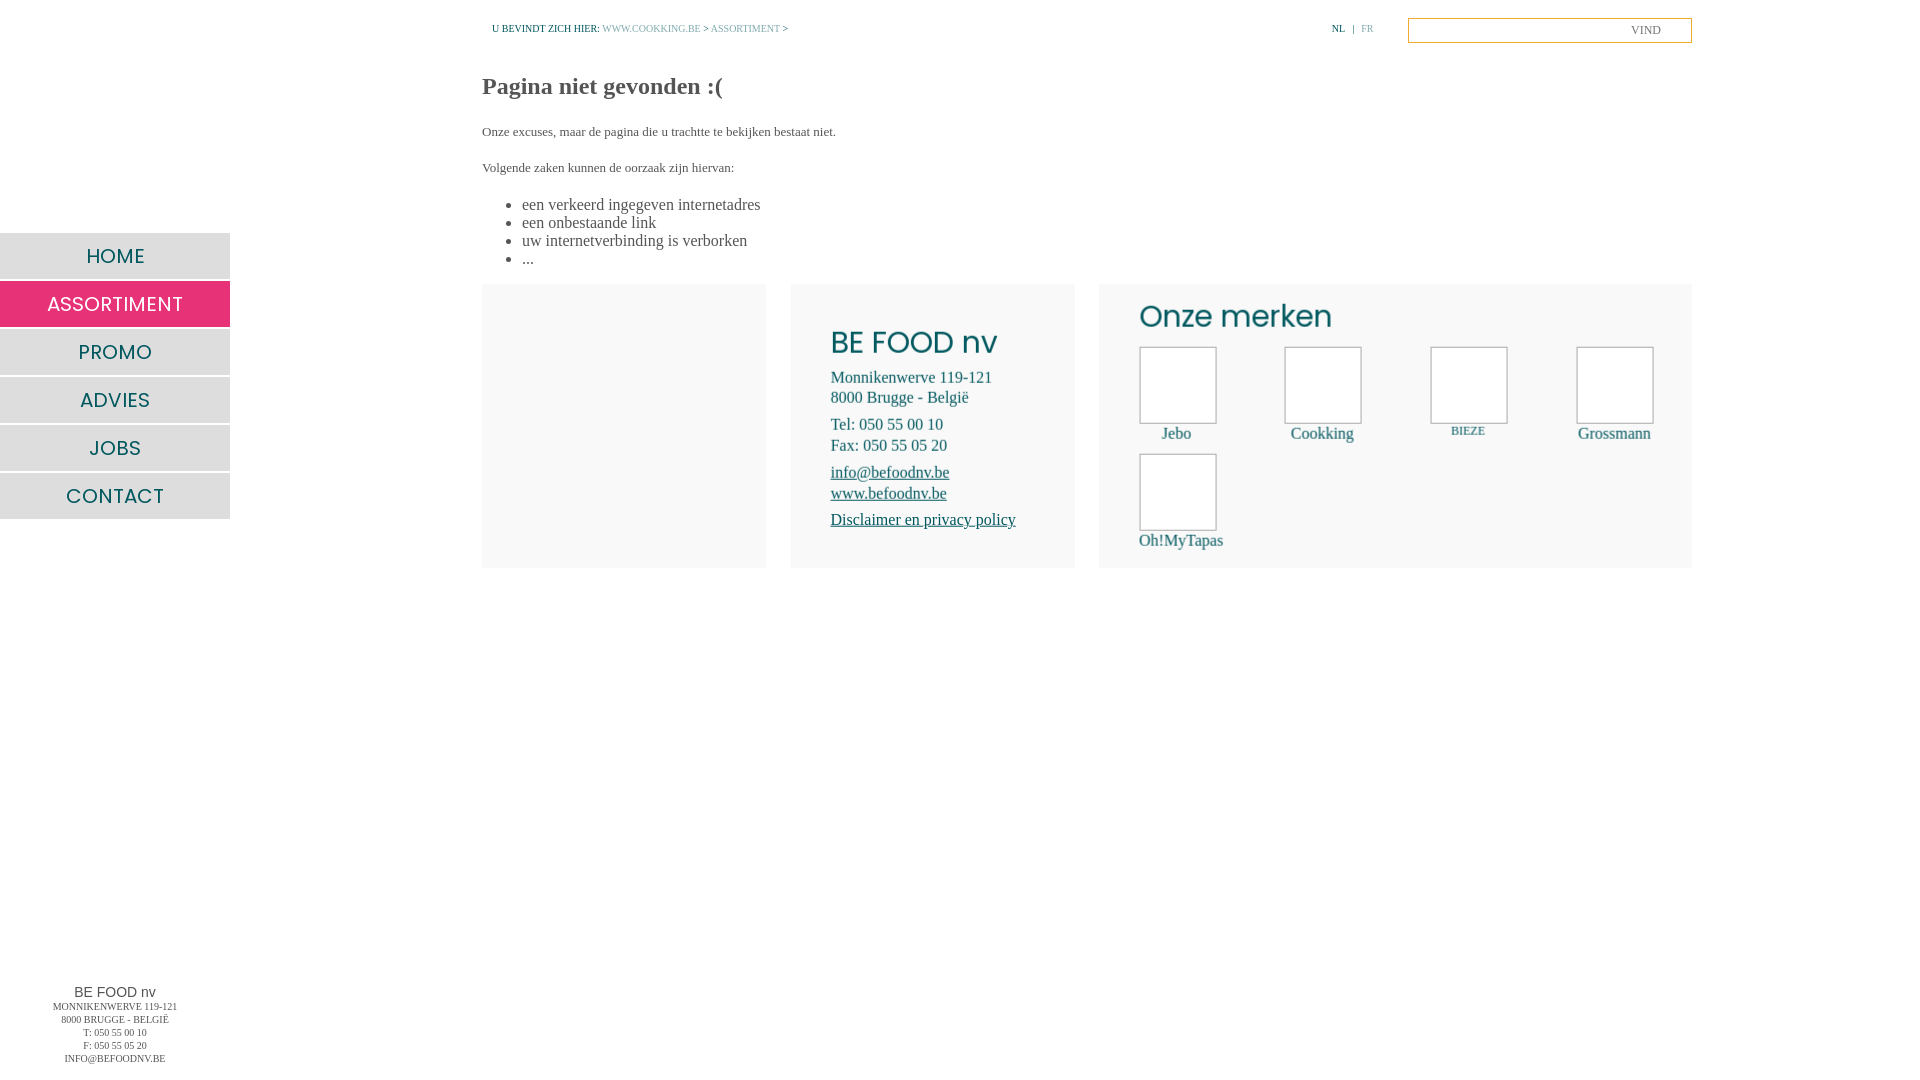 This screenshot has height=1080, width=1920. I want to click on ' Jebo', so click(1176, 394).